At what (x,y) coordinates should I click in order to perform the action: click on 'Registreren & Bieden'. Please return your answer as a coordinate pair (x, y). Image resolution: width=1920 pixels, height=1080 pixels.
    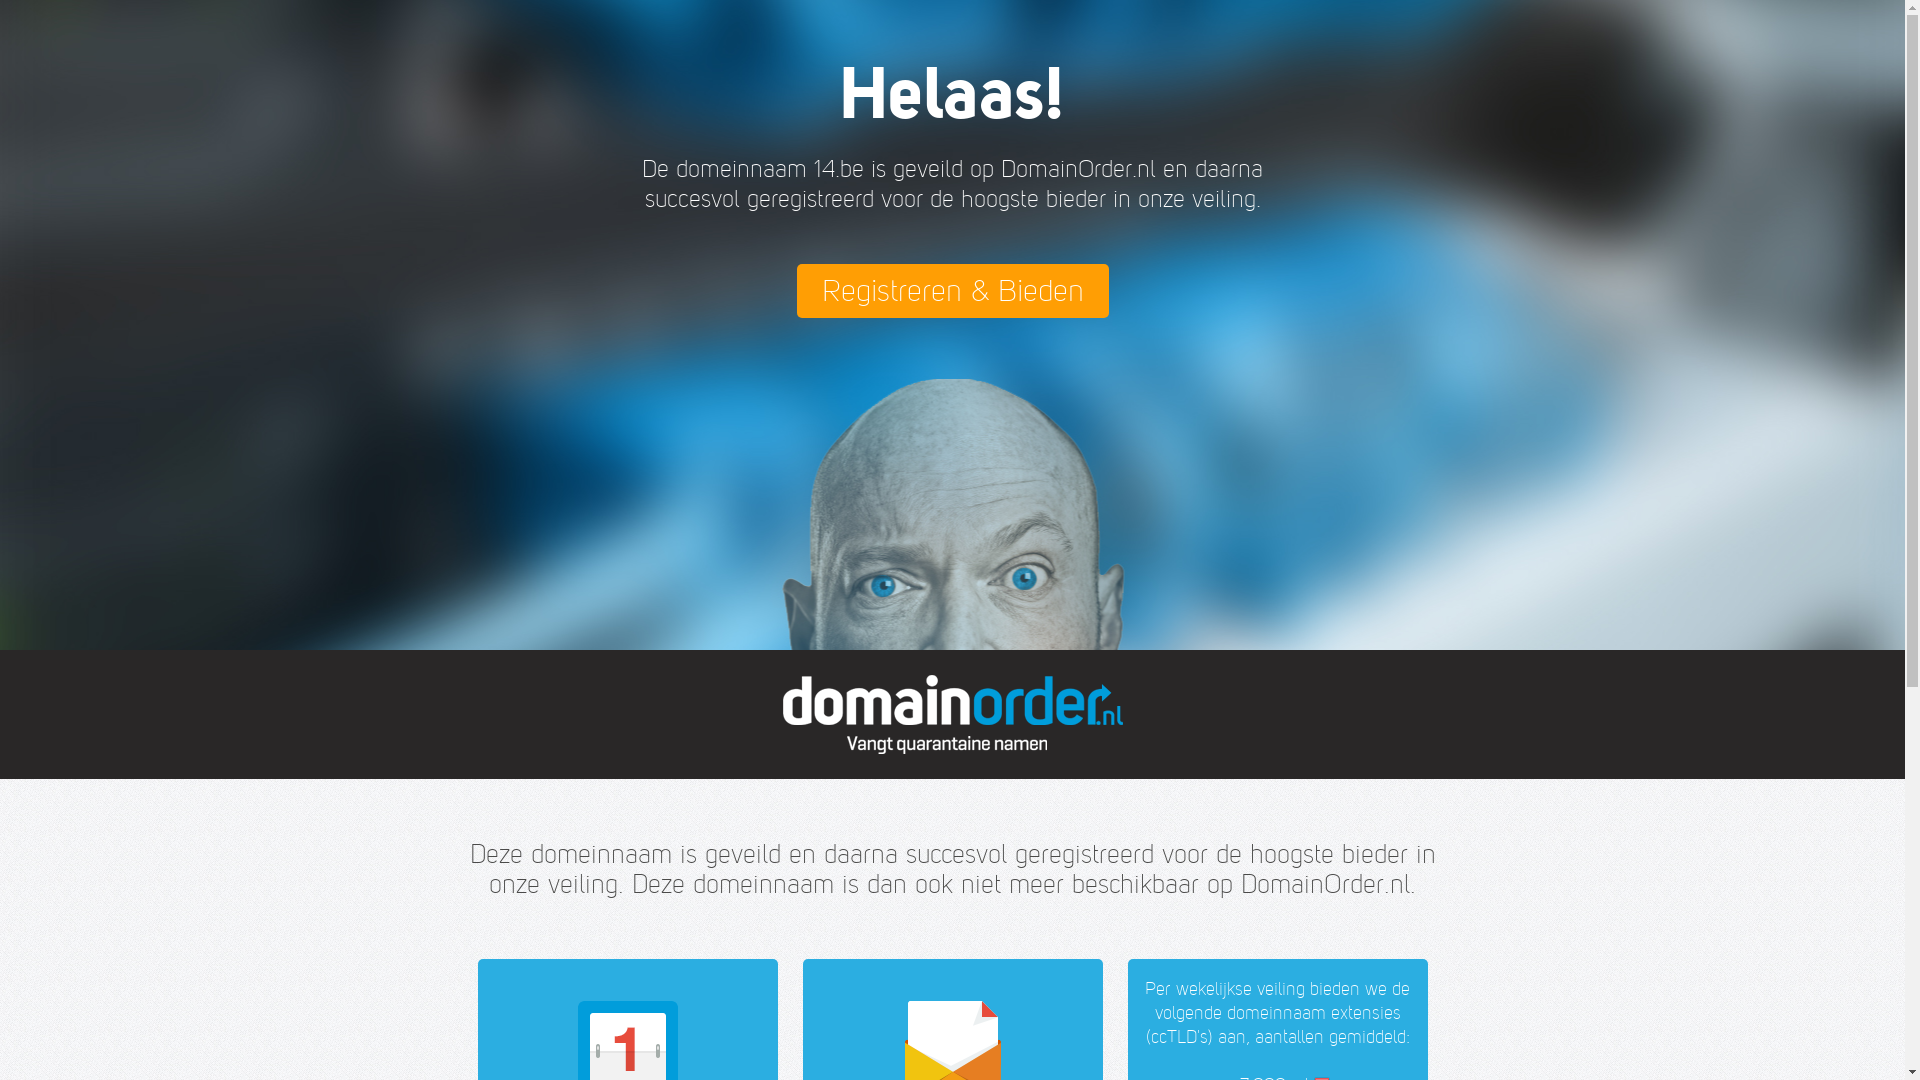
    Looking at the image, I should click on (950, 290).